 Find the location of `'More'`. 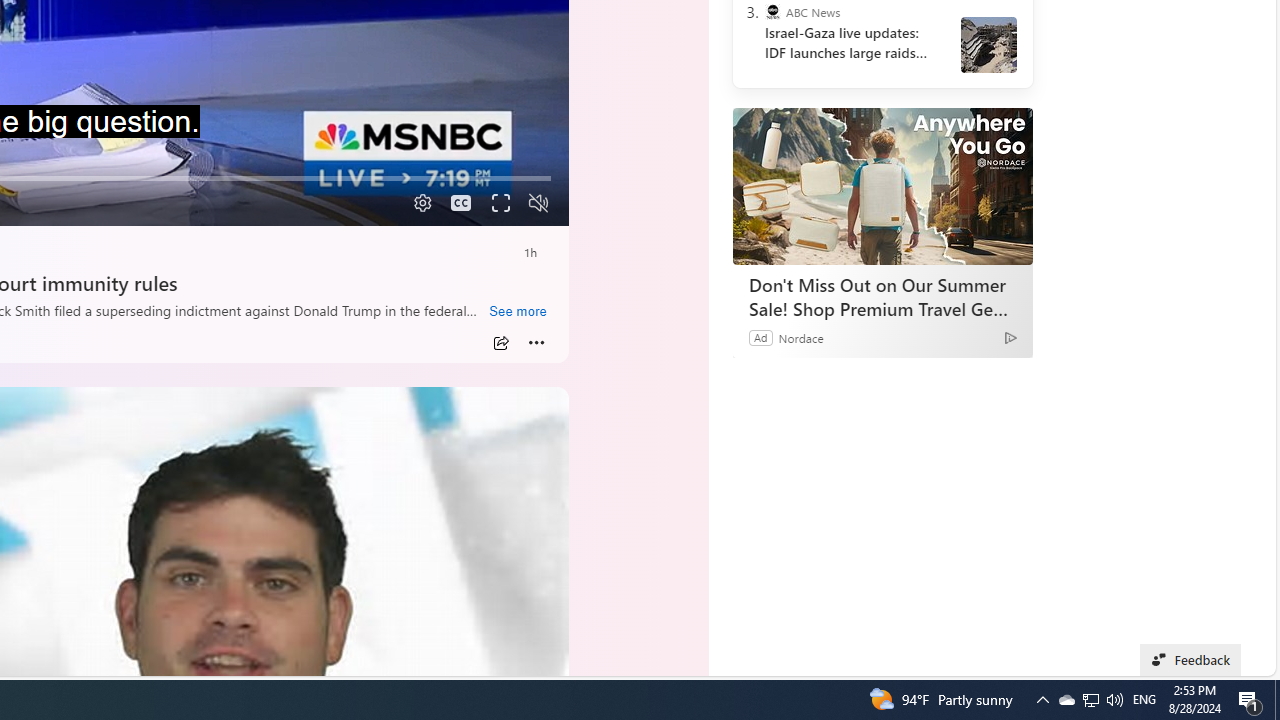

'More' is located at coordinates (536, 342).